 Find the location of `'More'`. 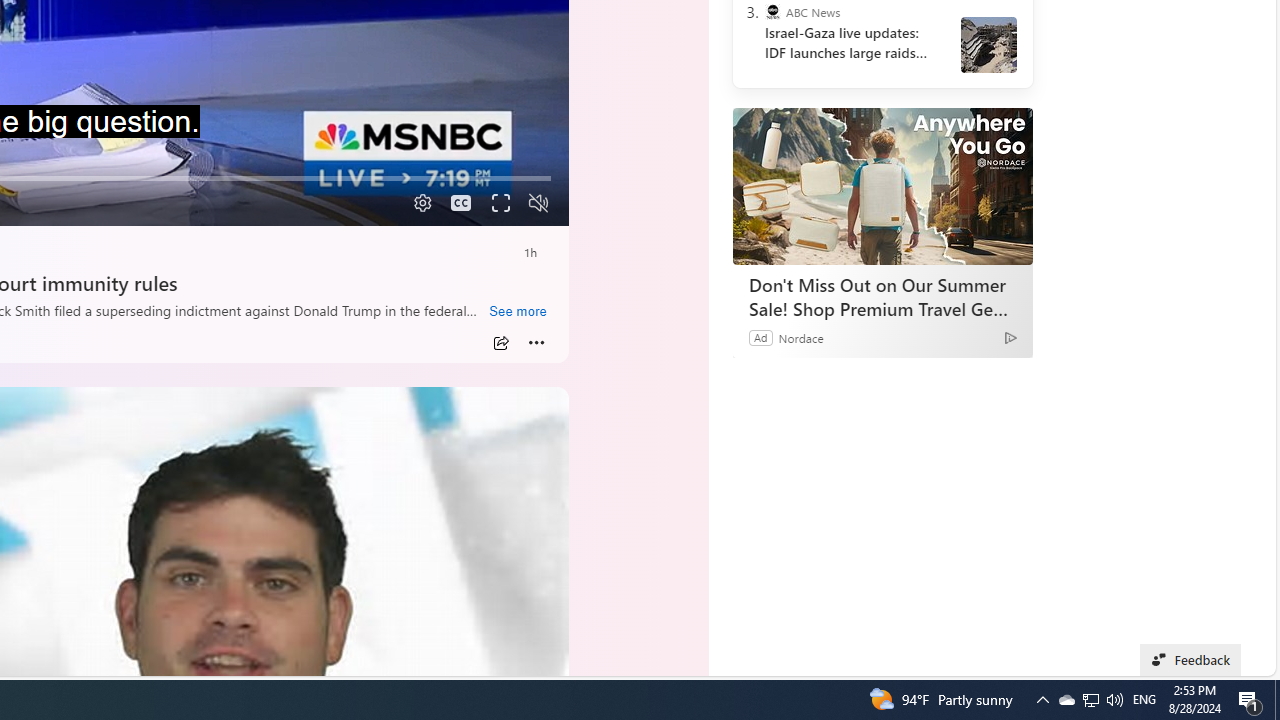

'More' is located at coordinates (536, 342).